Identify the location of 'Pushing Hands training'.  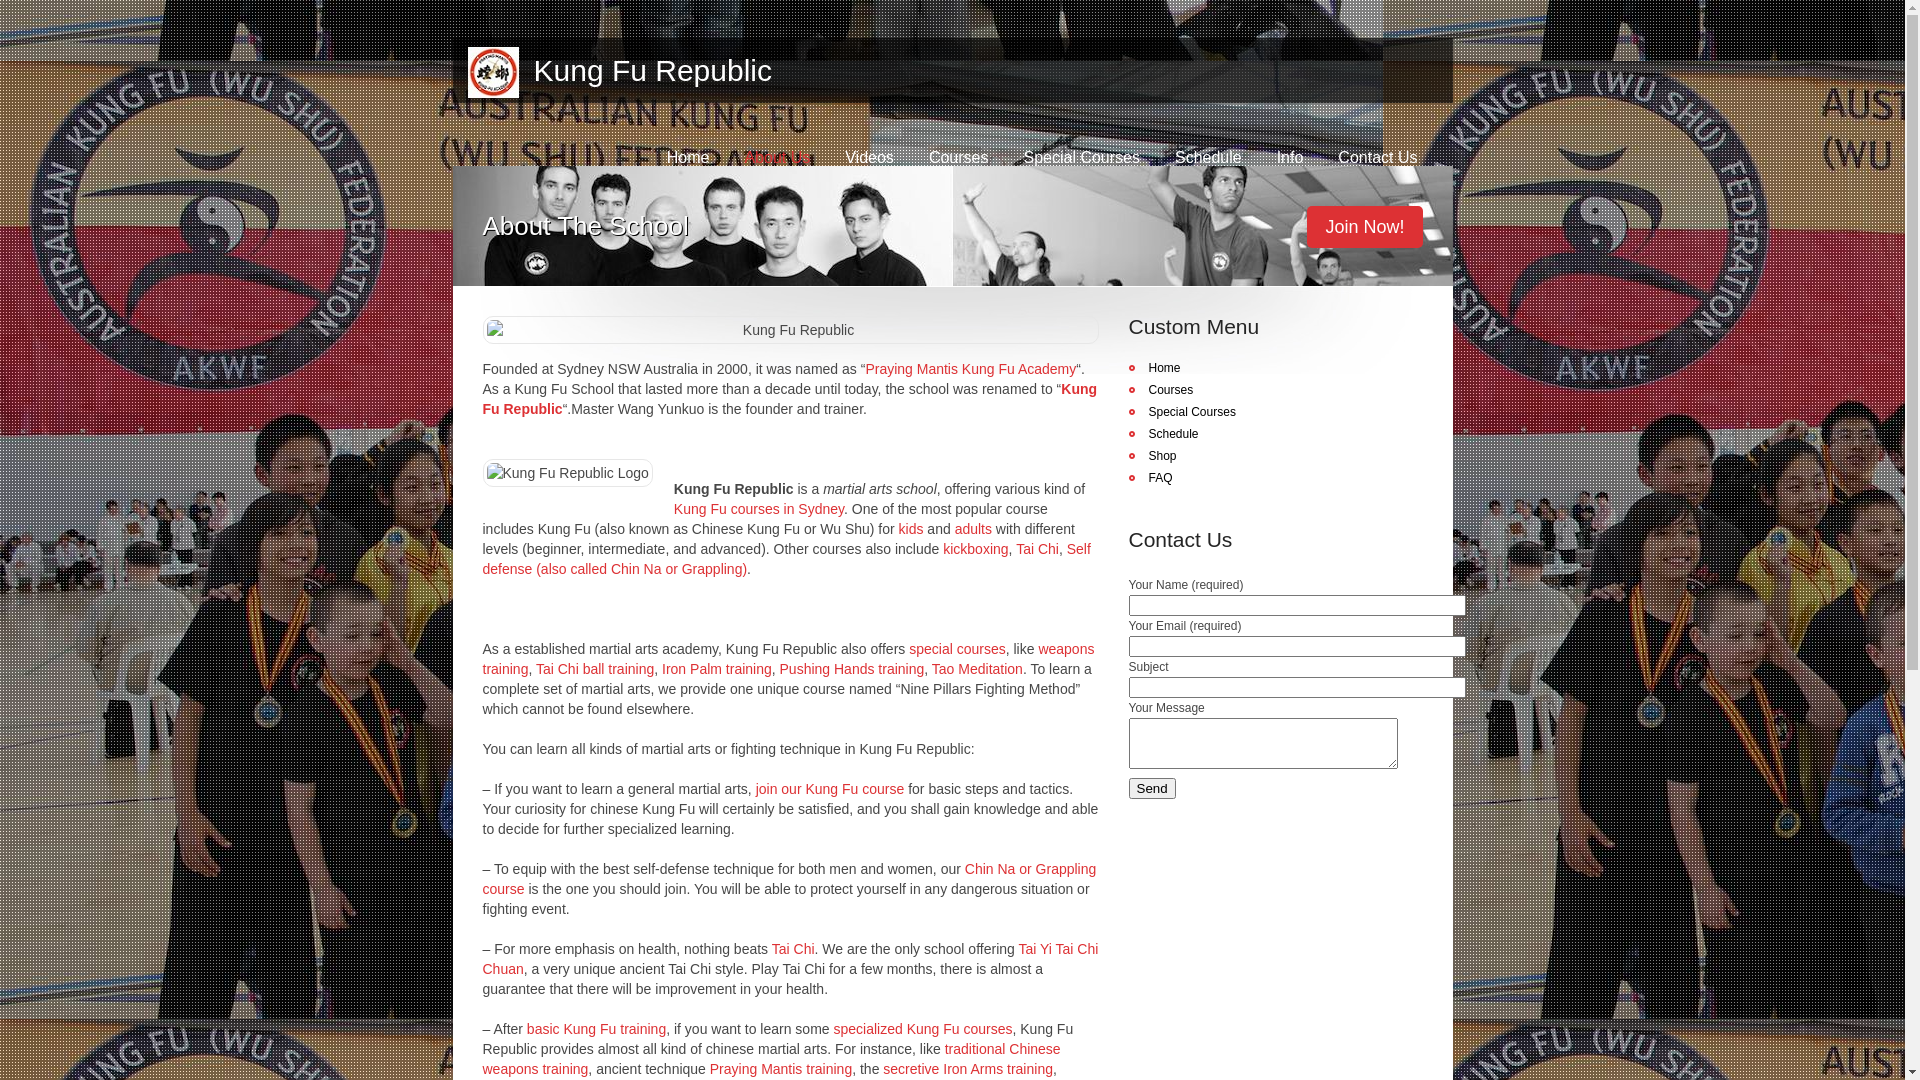
(778, 668).